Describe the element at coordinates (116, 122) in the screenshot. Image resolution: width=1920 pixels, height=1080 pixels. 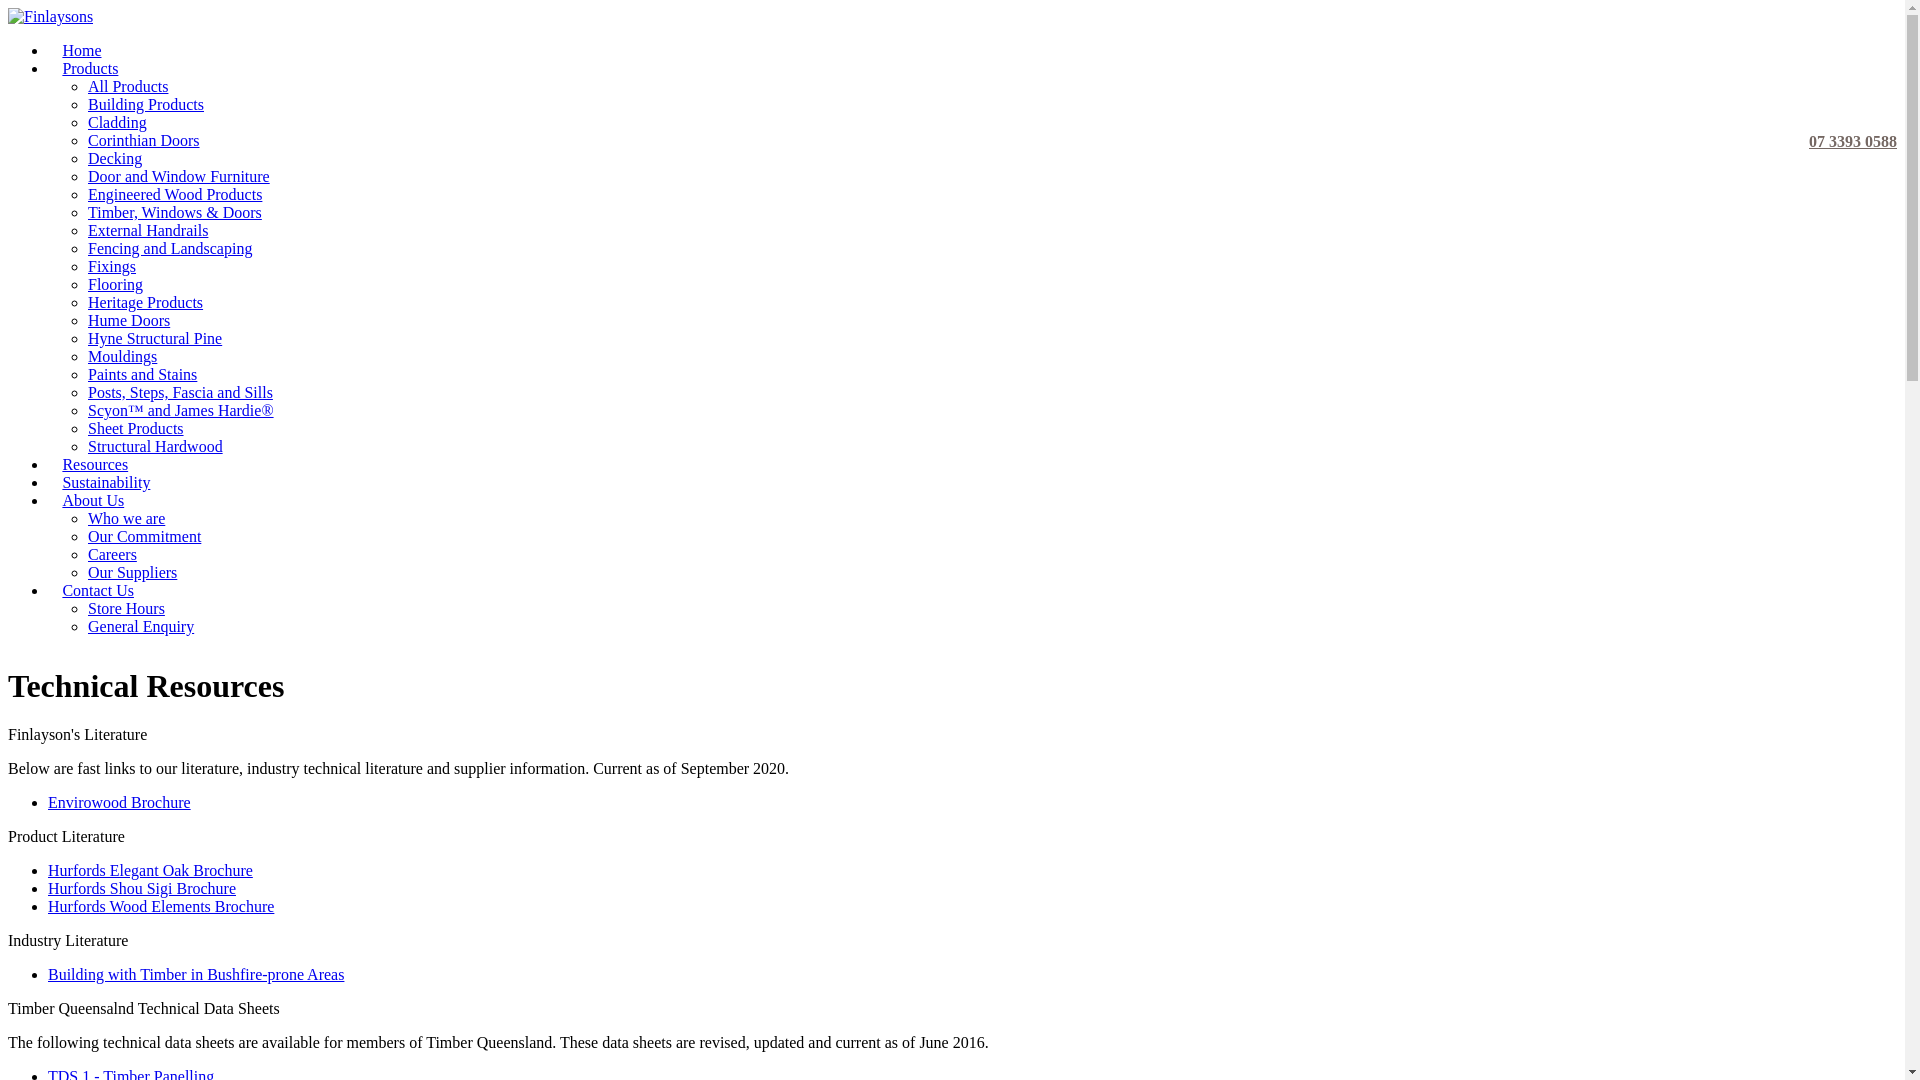
I see `'Cladding'` at that location.